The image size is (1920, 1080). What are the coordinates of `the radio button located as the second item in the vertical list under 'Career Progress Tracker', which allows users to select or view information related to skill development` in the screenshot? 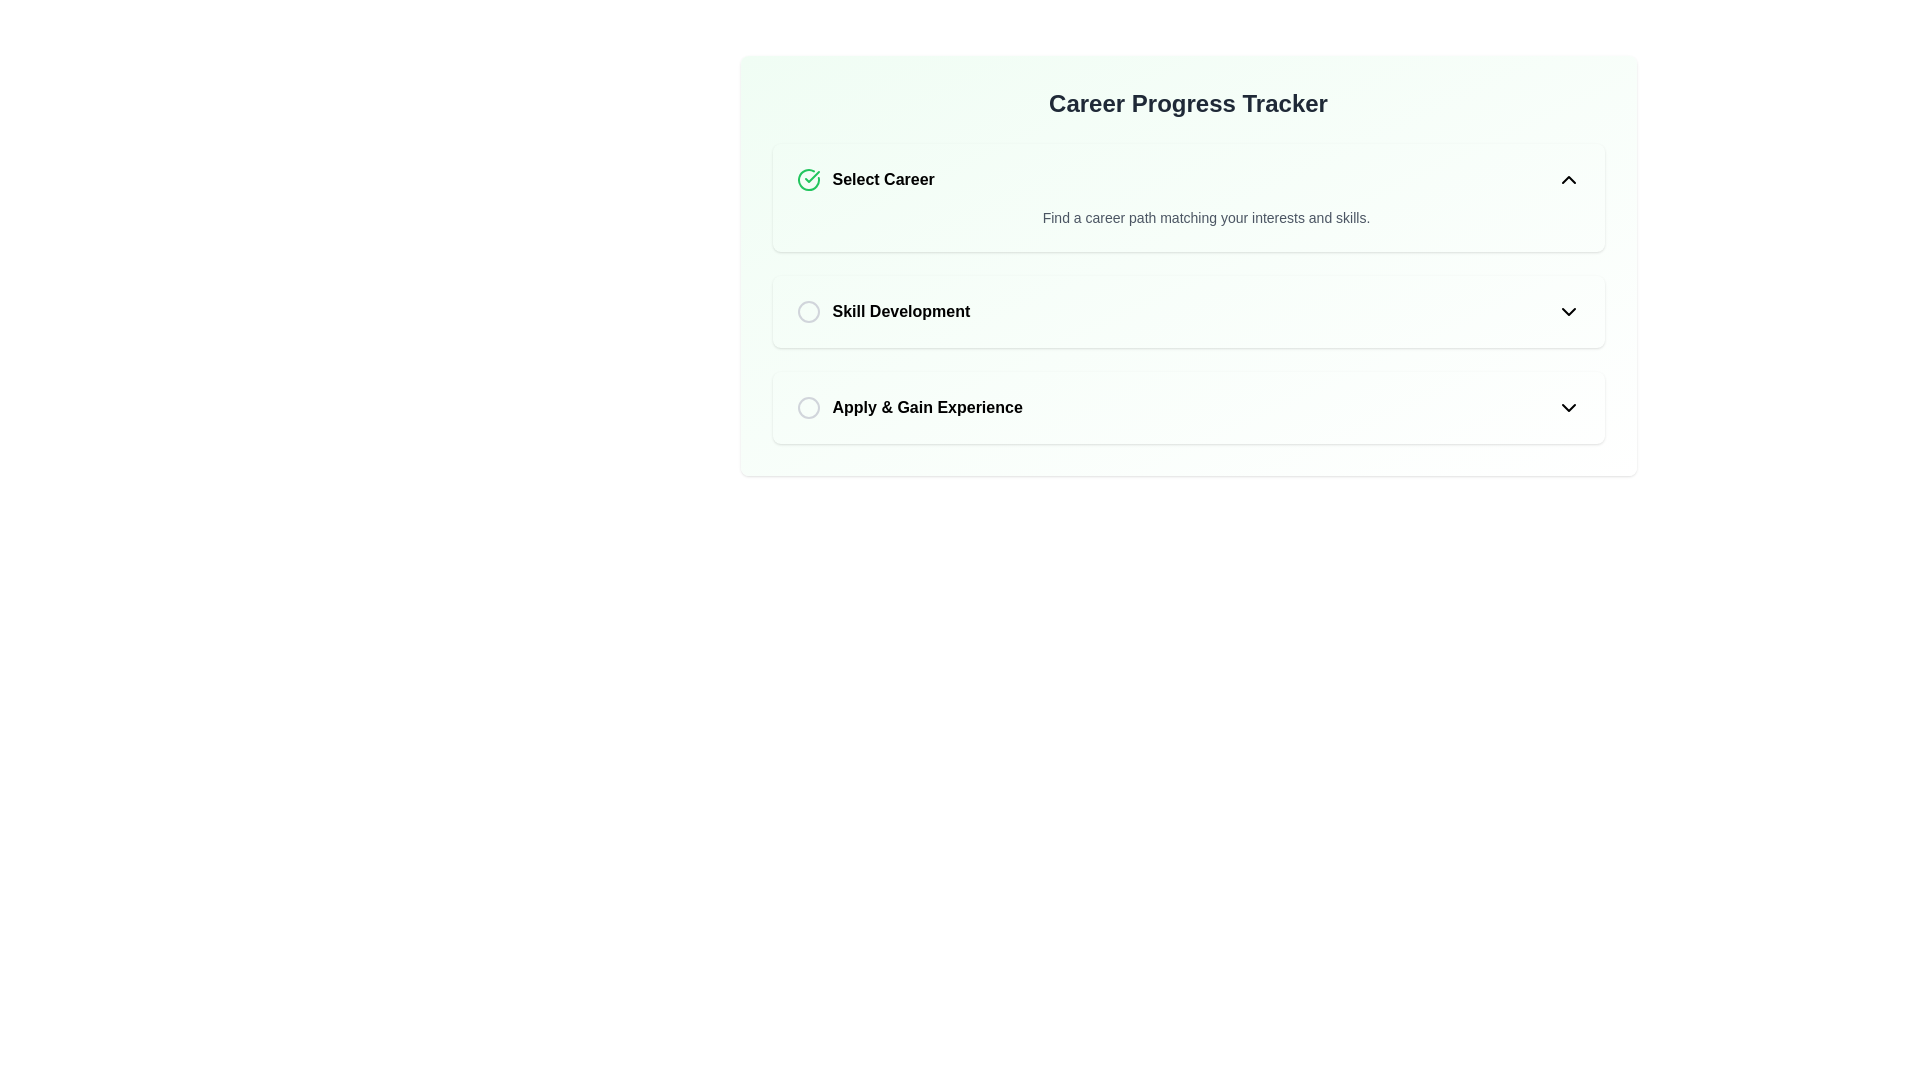 It's located at (1188, 312).